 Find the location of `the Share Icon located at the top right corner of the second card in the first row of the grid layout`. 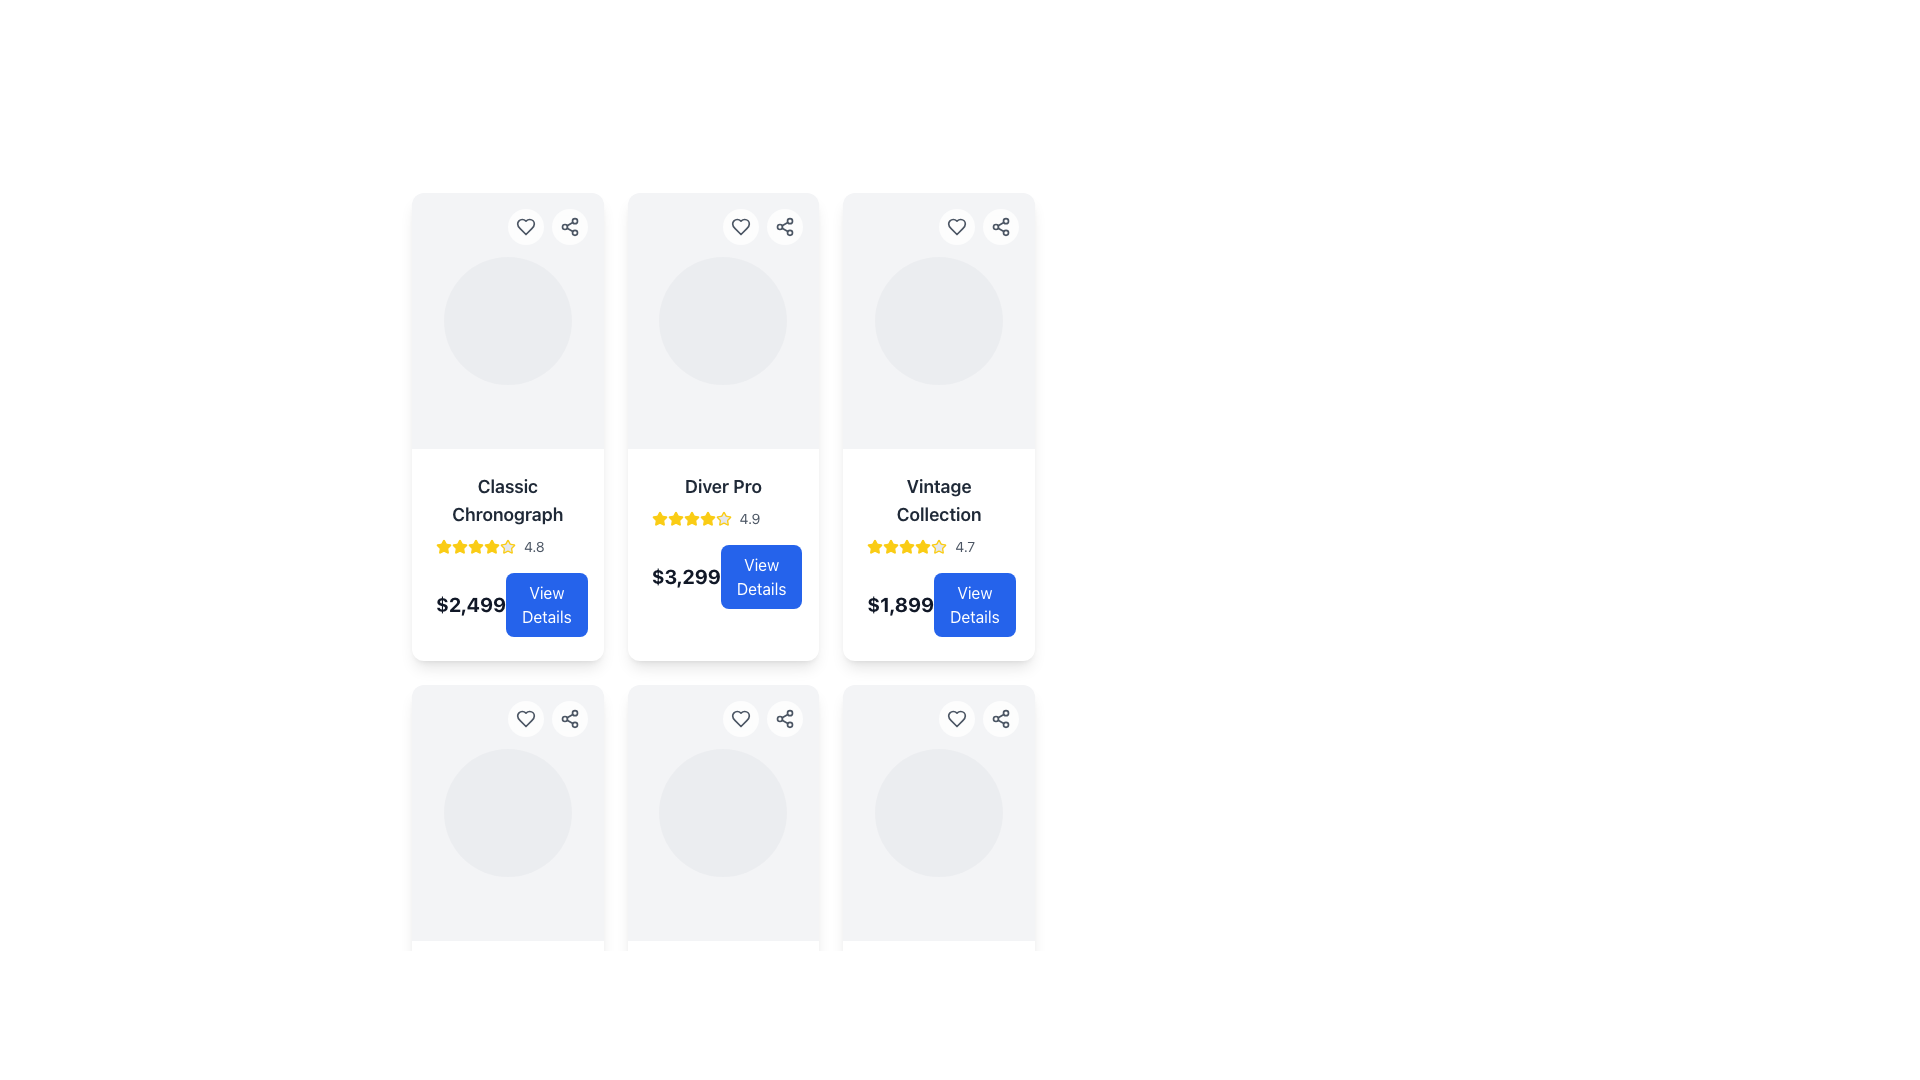

the Share Icon located at the top right corner of the second card in the first row of the grid layout is located at coordinates (1001, 226).